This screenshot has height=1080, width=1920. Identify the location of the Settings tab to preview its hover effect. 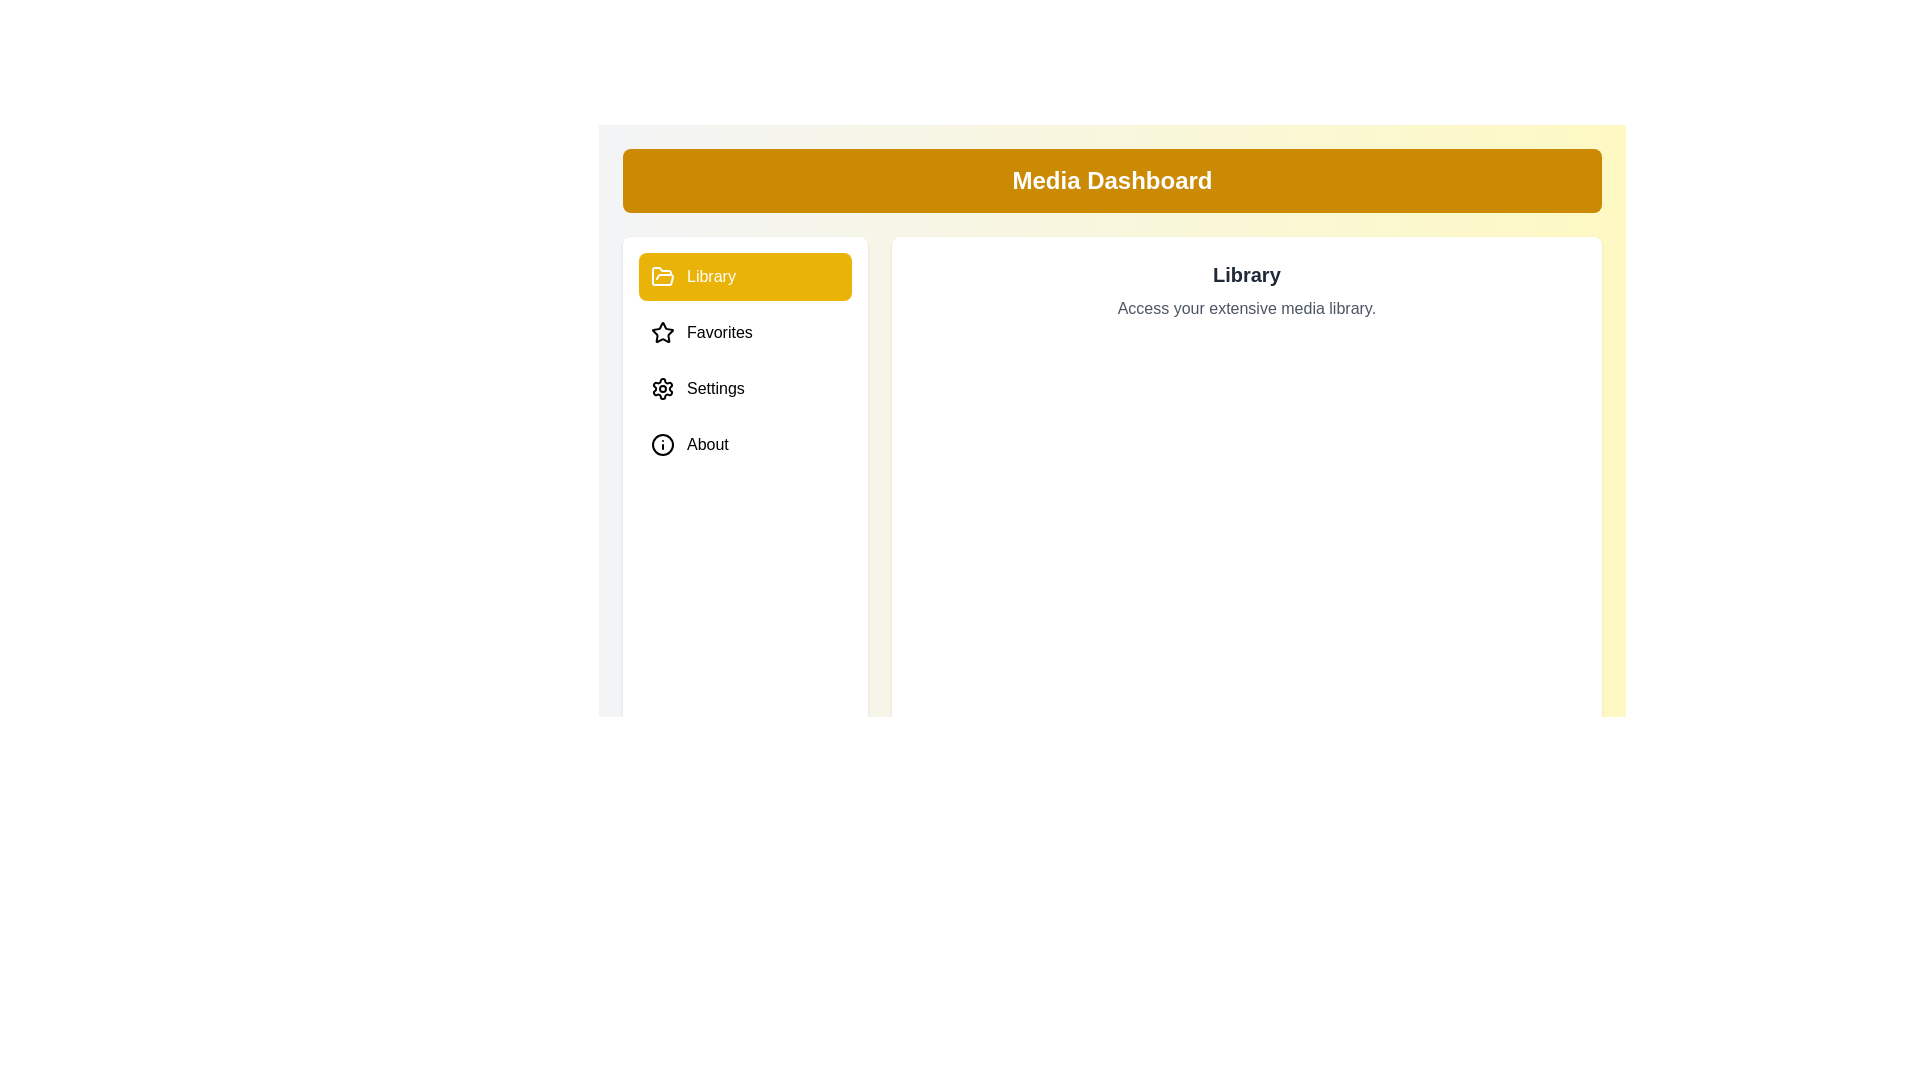
(744, 389).